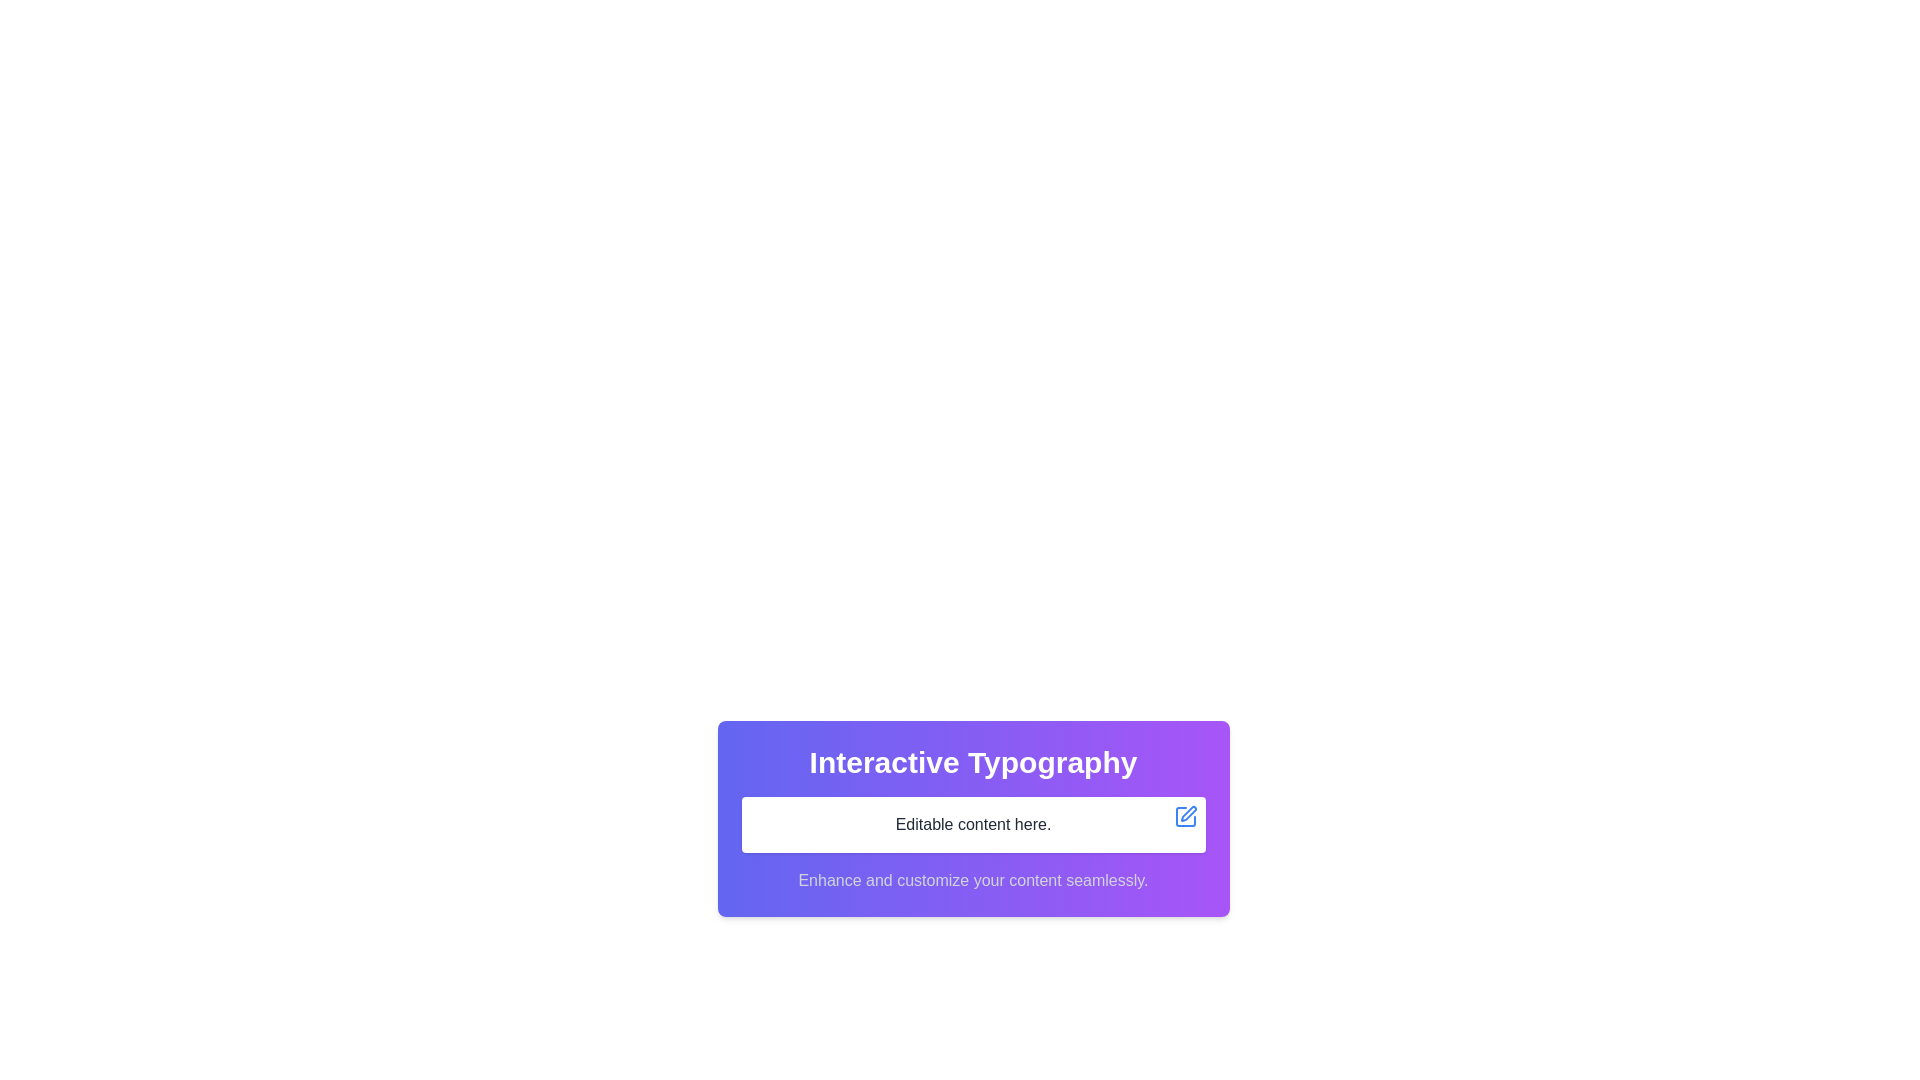 This screenshot has width=1920, height=1080. Describe the element at coordinates (1185, 817) in the screenshot. I see `the blue pen icon button that is located at the top-right corner inside a white rectangular box` at that location.